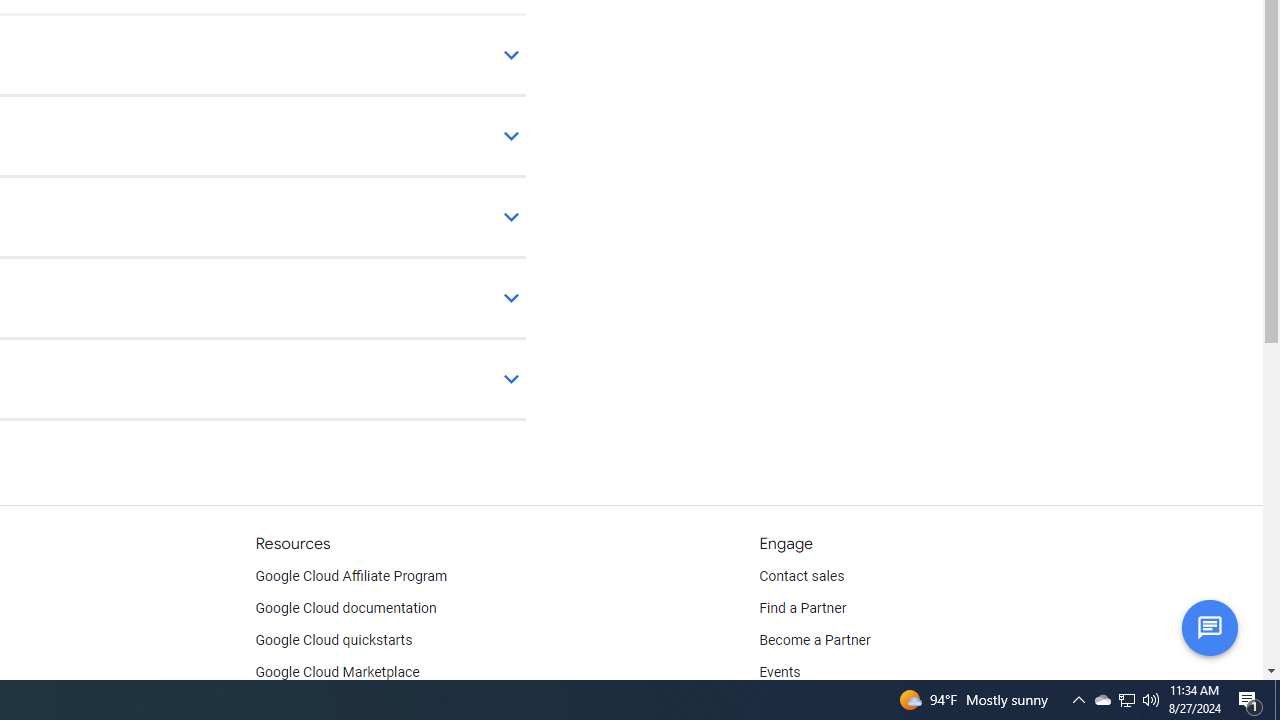 The height and width of the screenshot is (720, 1280). Describe the element at coordinates (351, 577) in the screenshot. I see `'Google Cloud Affiliate Program'` at that location.